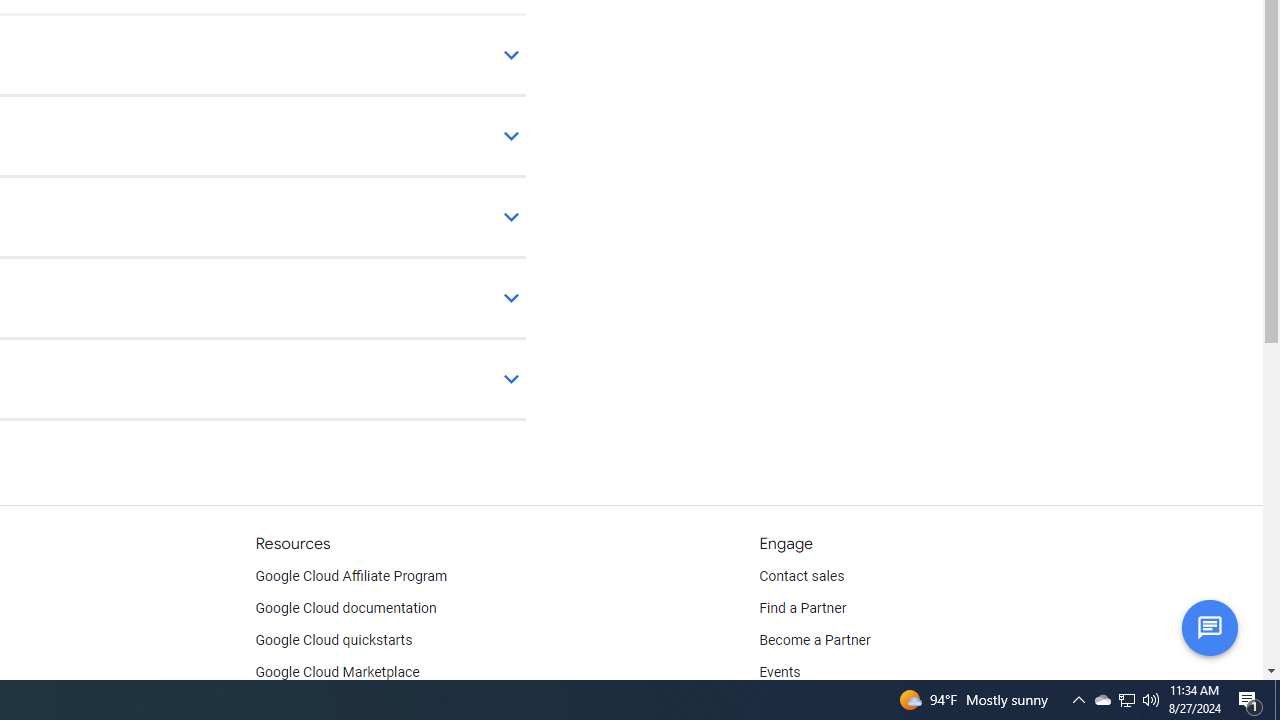 The height and width of the screenshot is (720, 1280). Describe the element at coordinates (351, 577) in the screenshot. I see `'Google Cloud Affiliate Program'` at that location.